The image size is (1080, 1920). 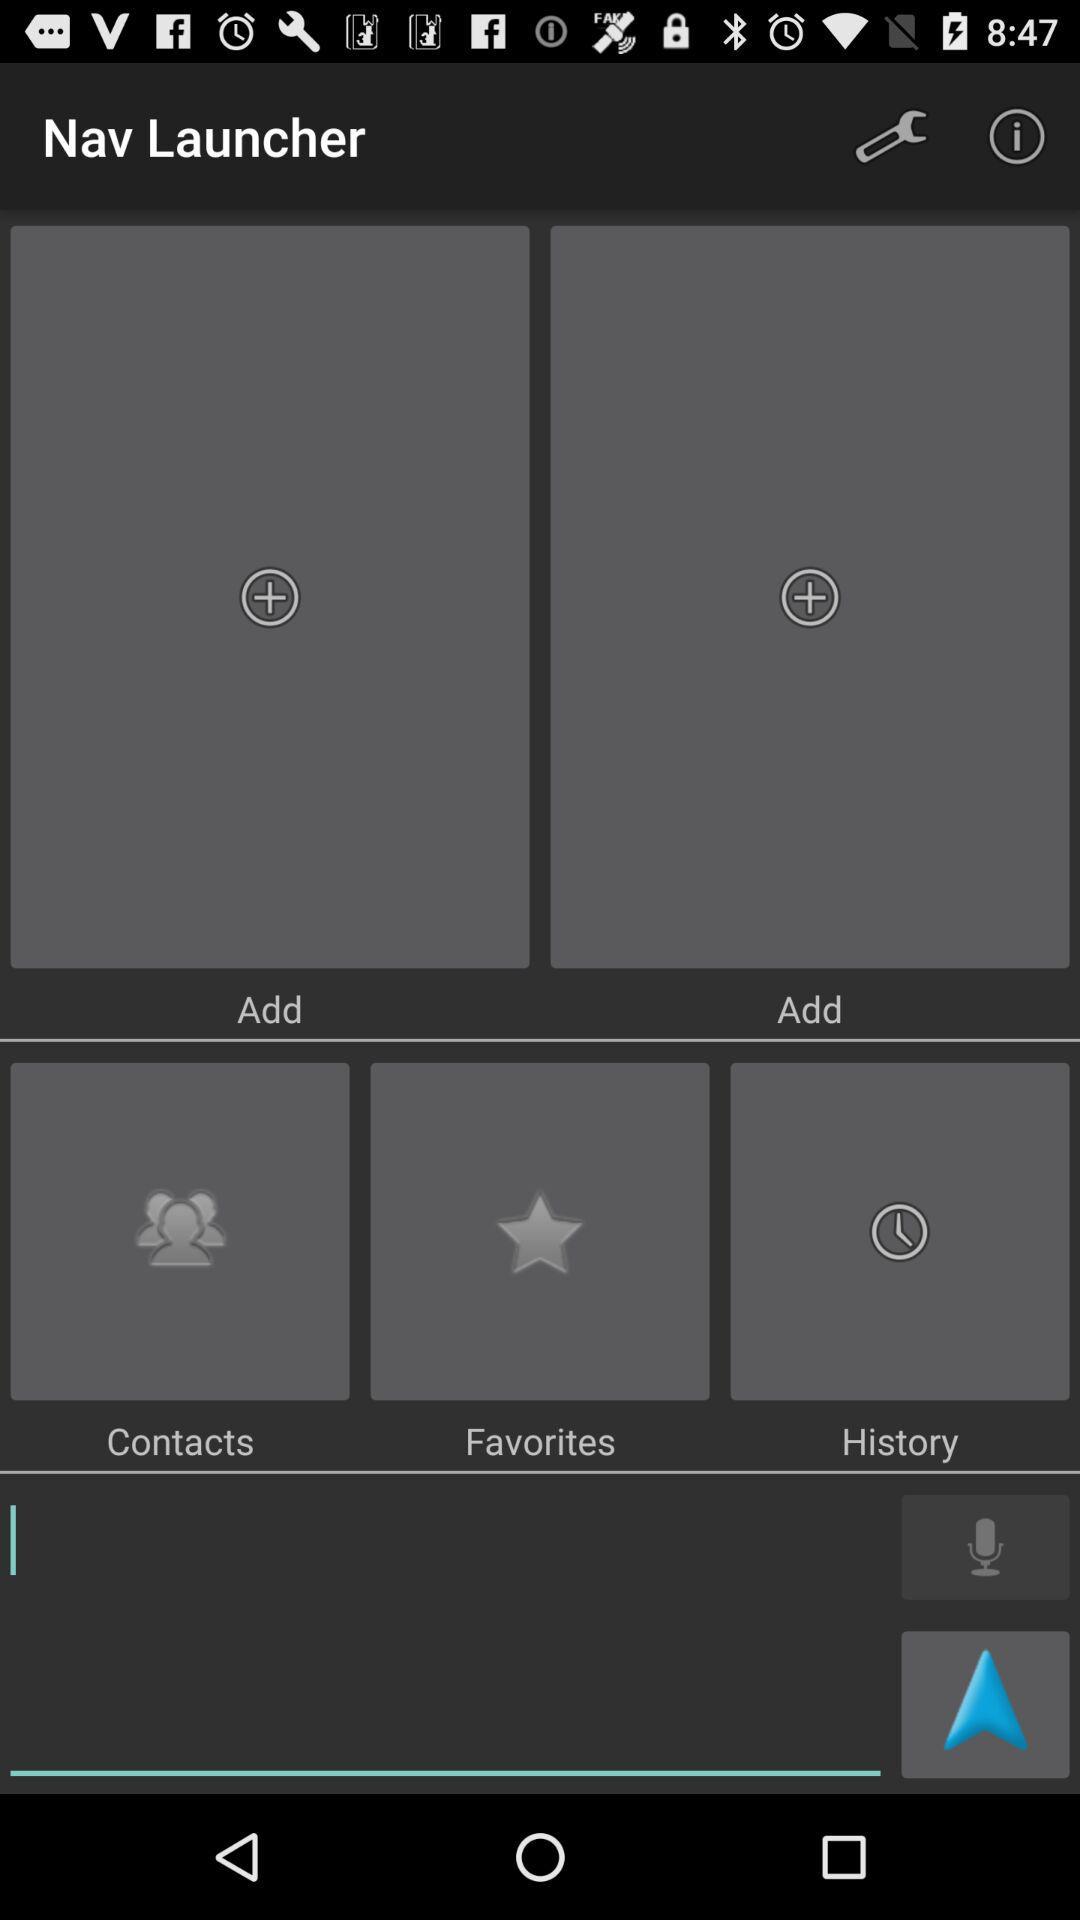 I want to click on address, so click(x=444, y=1636).